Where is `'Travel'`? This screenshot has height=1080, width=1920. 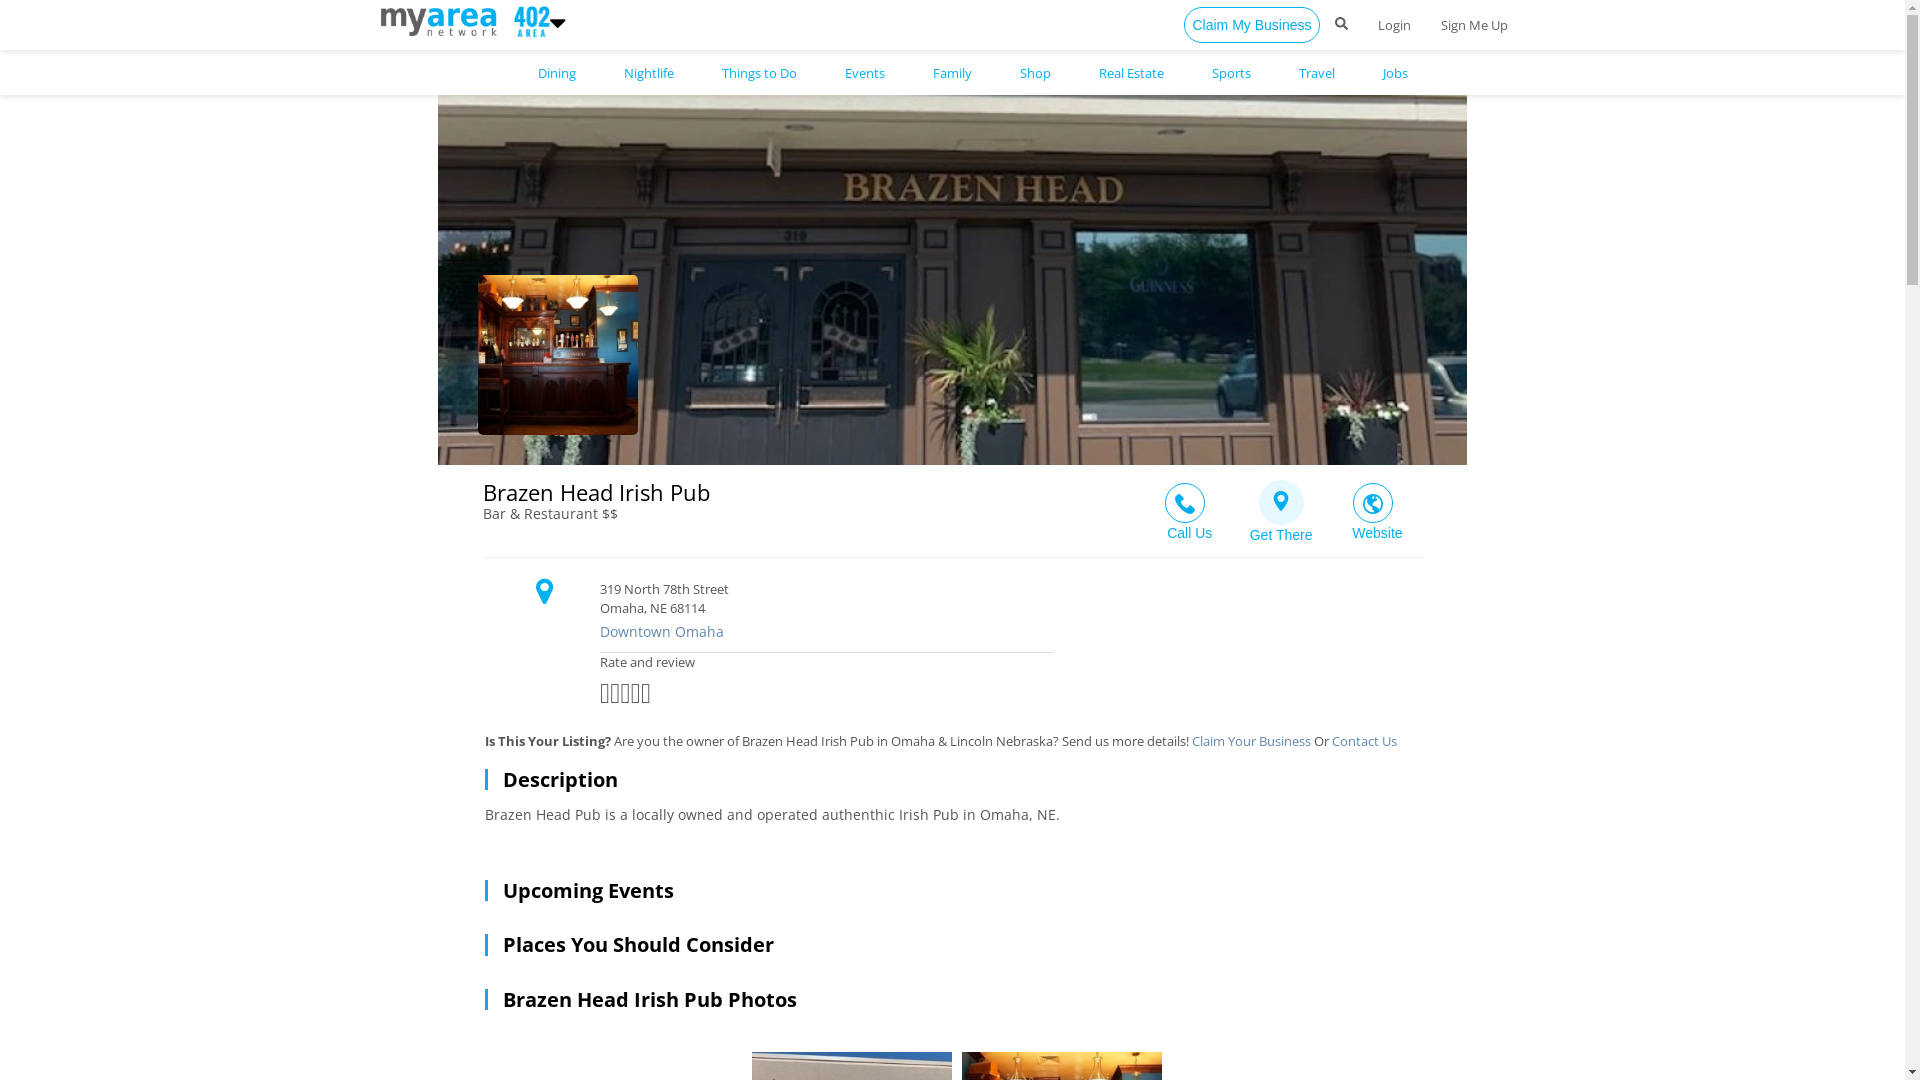
'Travel' is located at coordinates (1315, 72).